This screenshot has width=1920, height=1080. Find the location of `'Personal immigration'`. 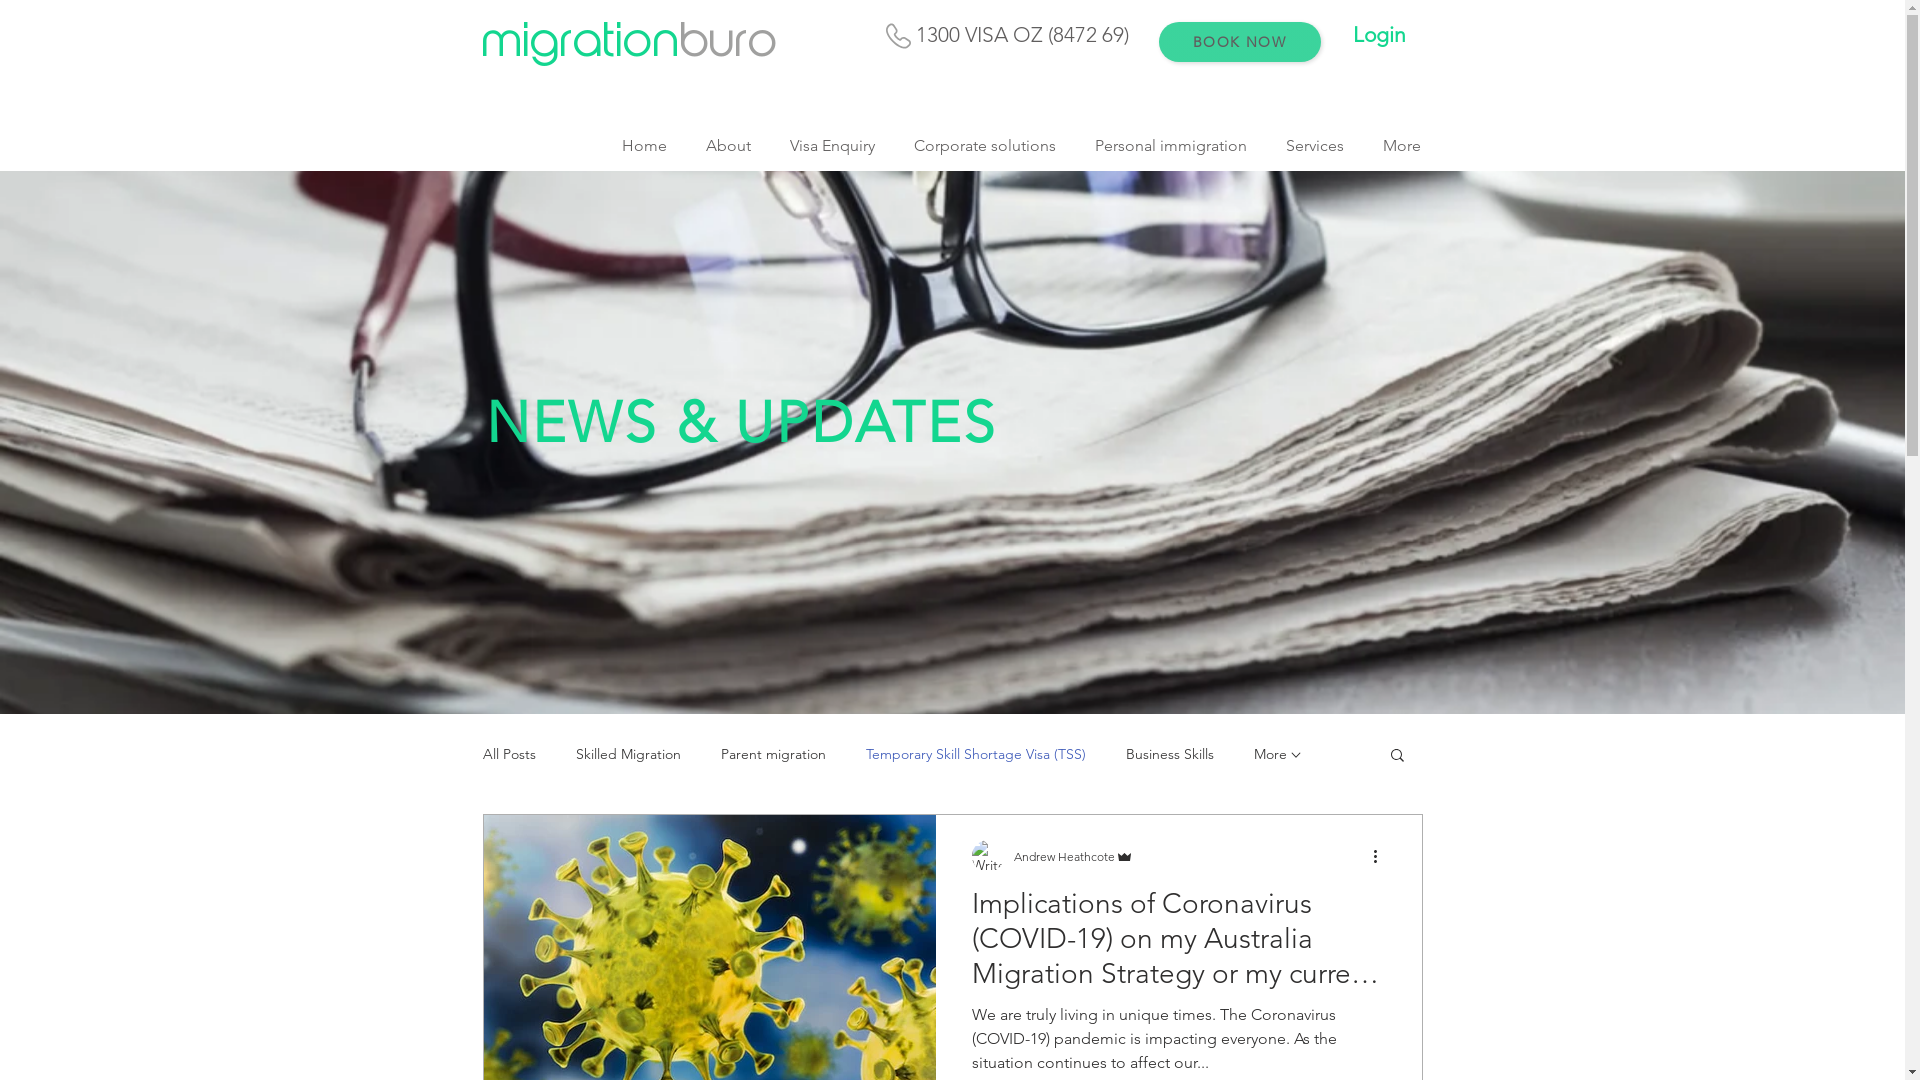

'Personal immigration' is located at coordinates (1171, 145).